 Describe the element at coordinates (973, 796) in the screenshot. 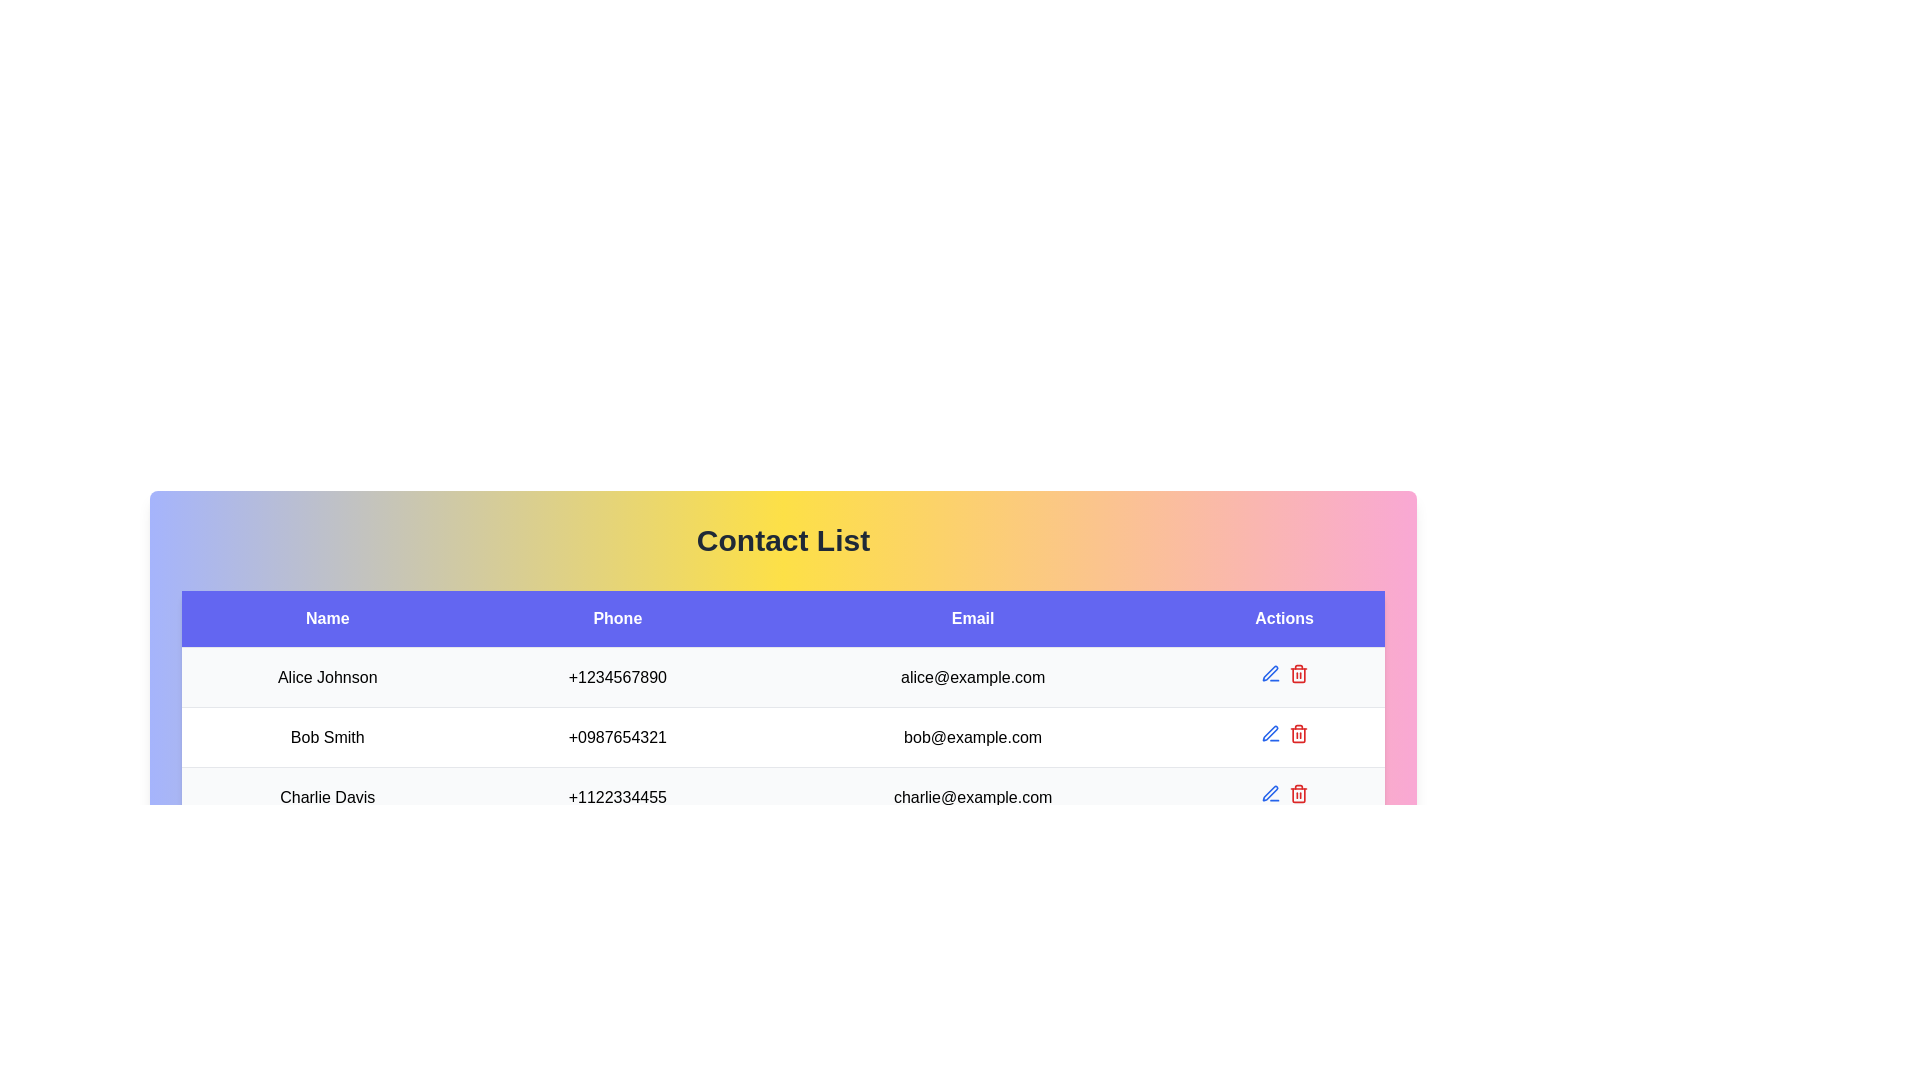

I see `the email address displayed in the third item of the 'Email' column associated with the contact 'Charlie Davis' in the table` at that location.